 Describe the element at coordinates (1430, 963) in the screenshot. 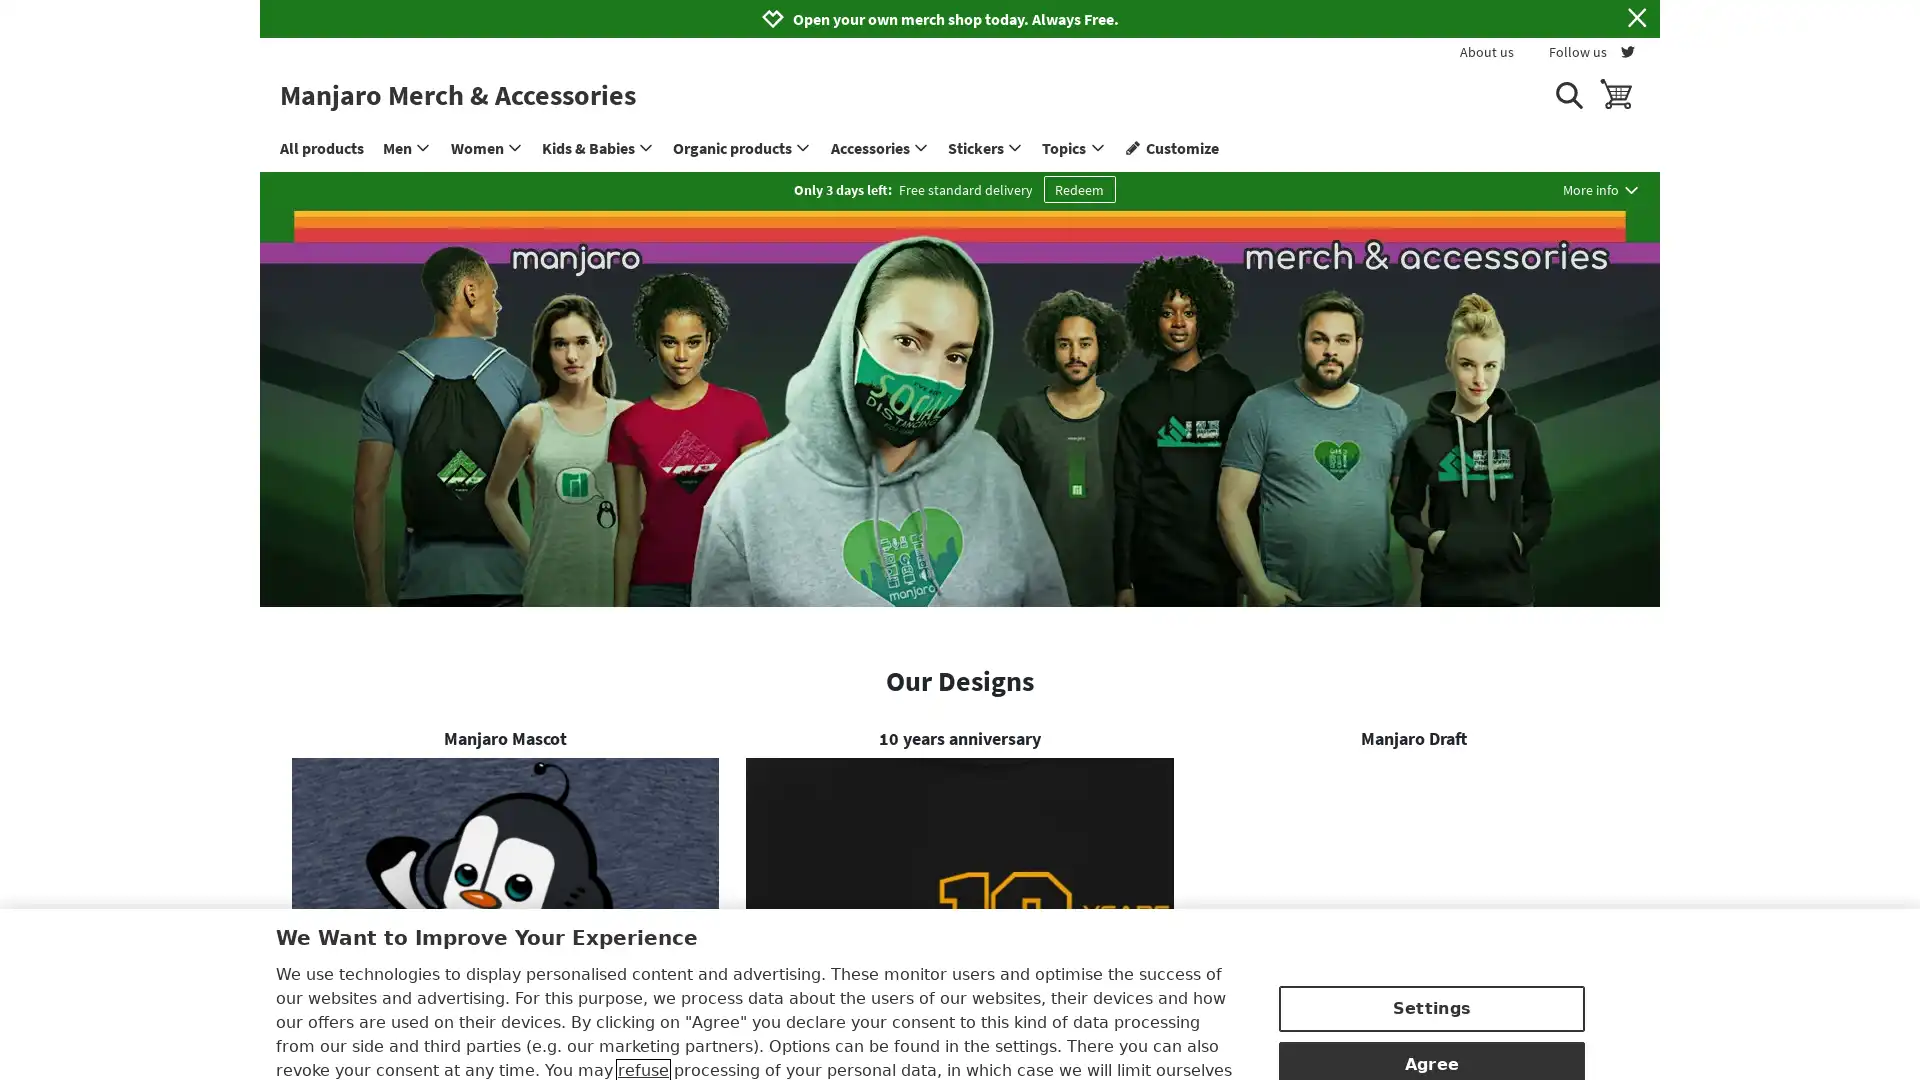

I see `Agree` at that location.